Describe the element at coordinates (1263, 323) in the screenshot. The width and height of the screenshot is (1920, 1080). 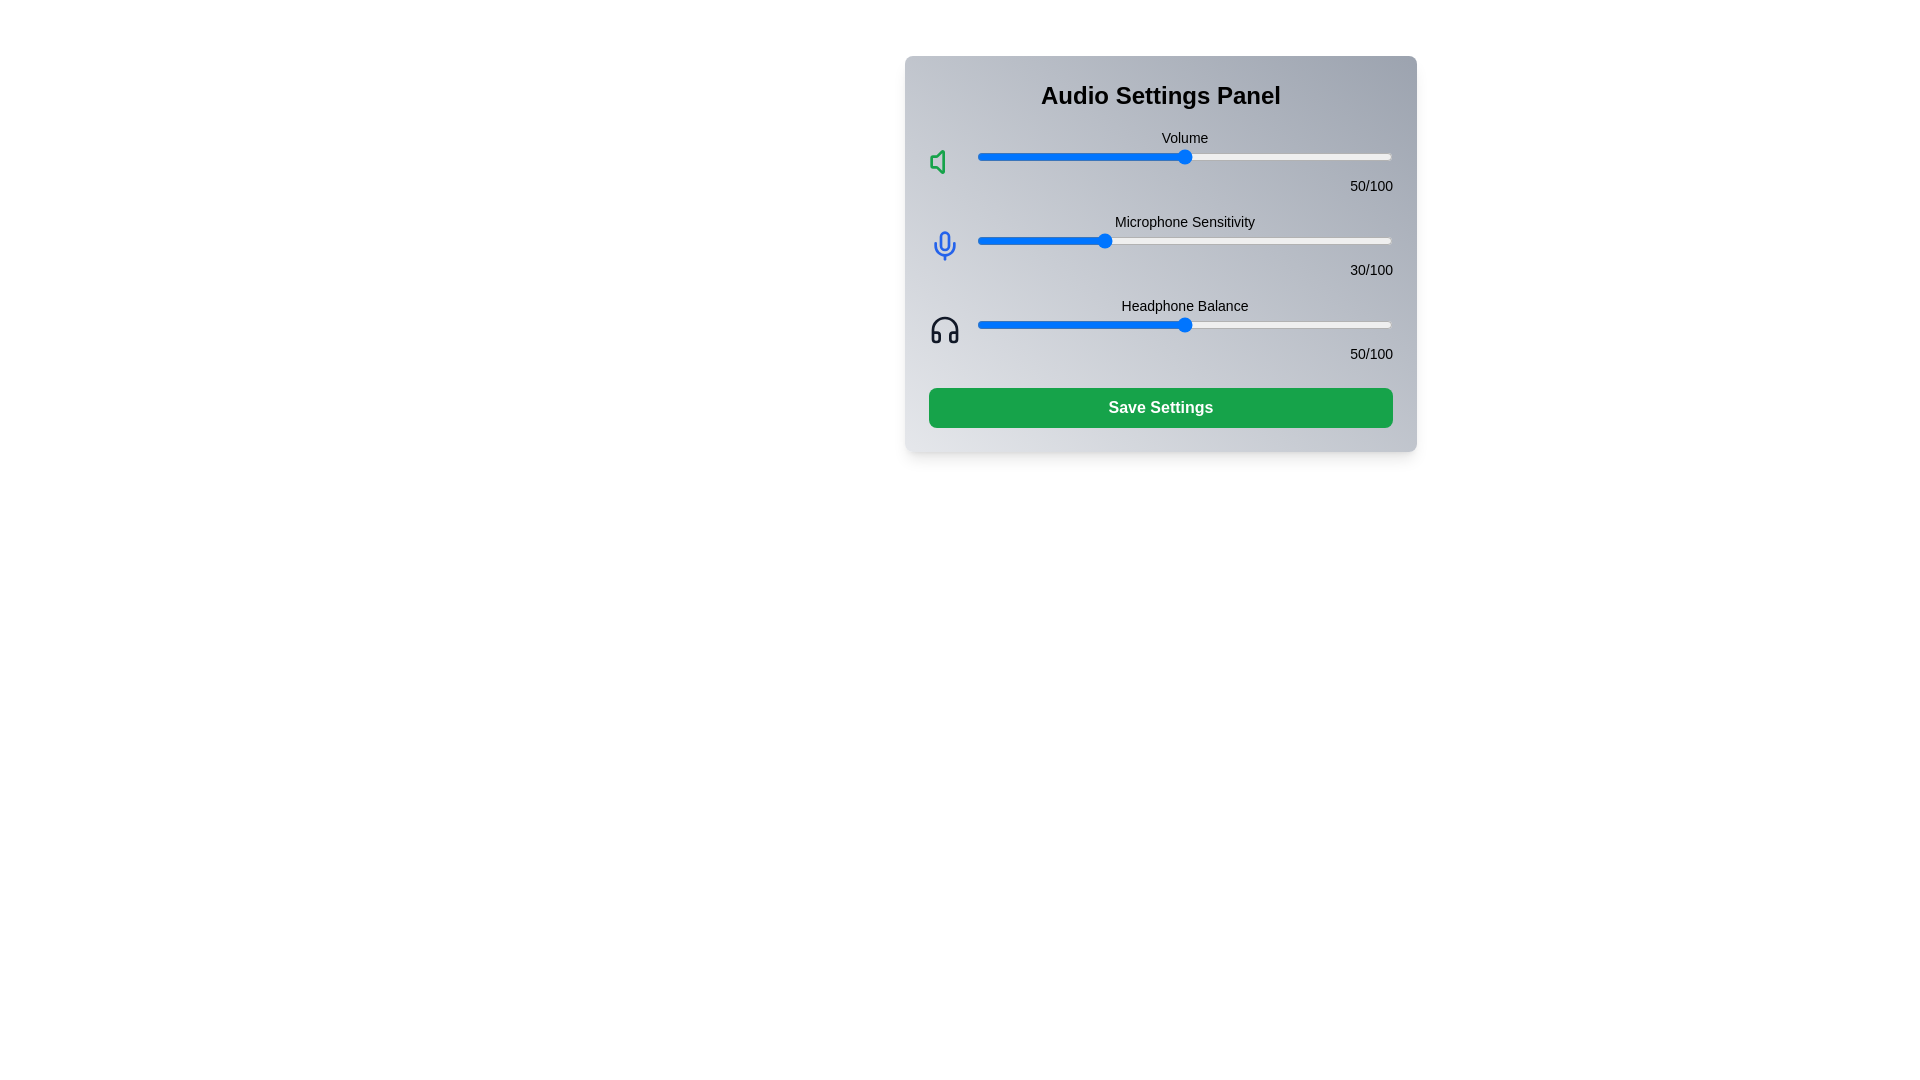
I see `headphone balance` at that location.